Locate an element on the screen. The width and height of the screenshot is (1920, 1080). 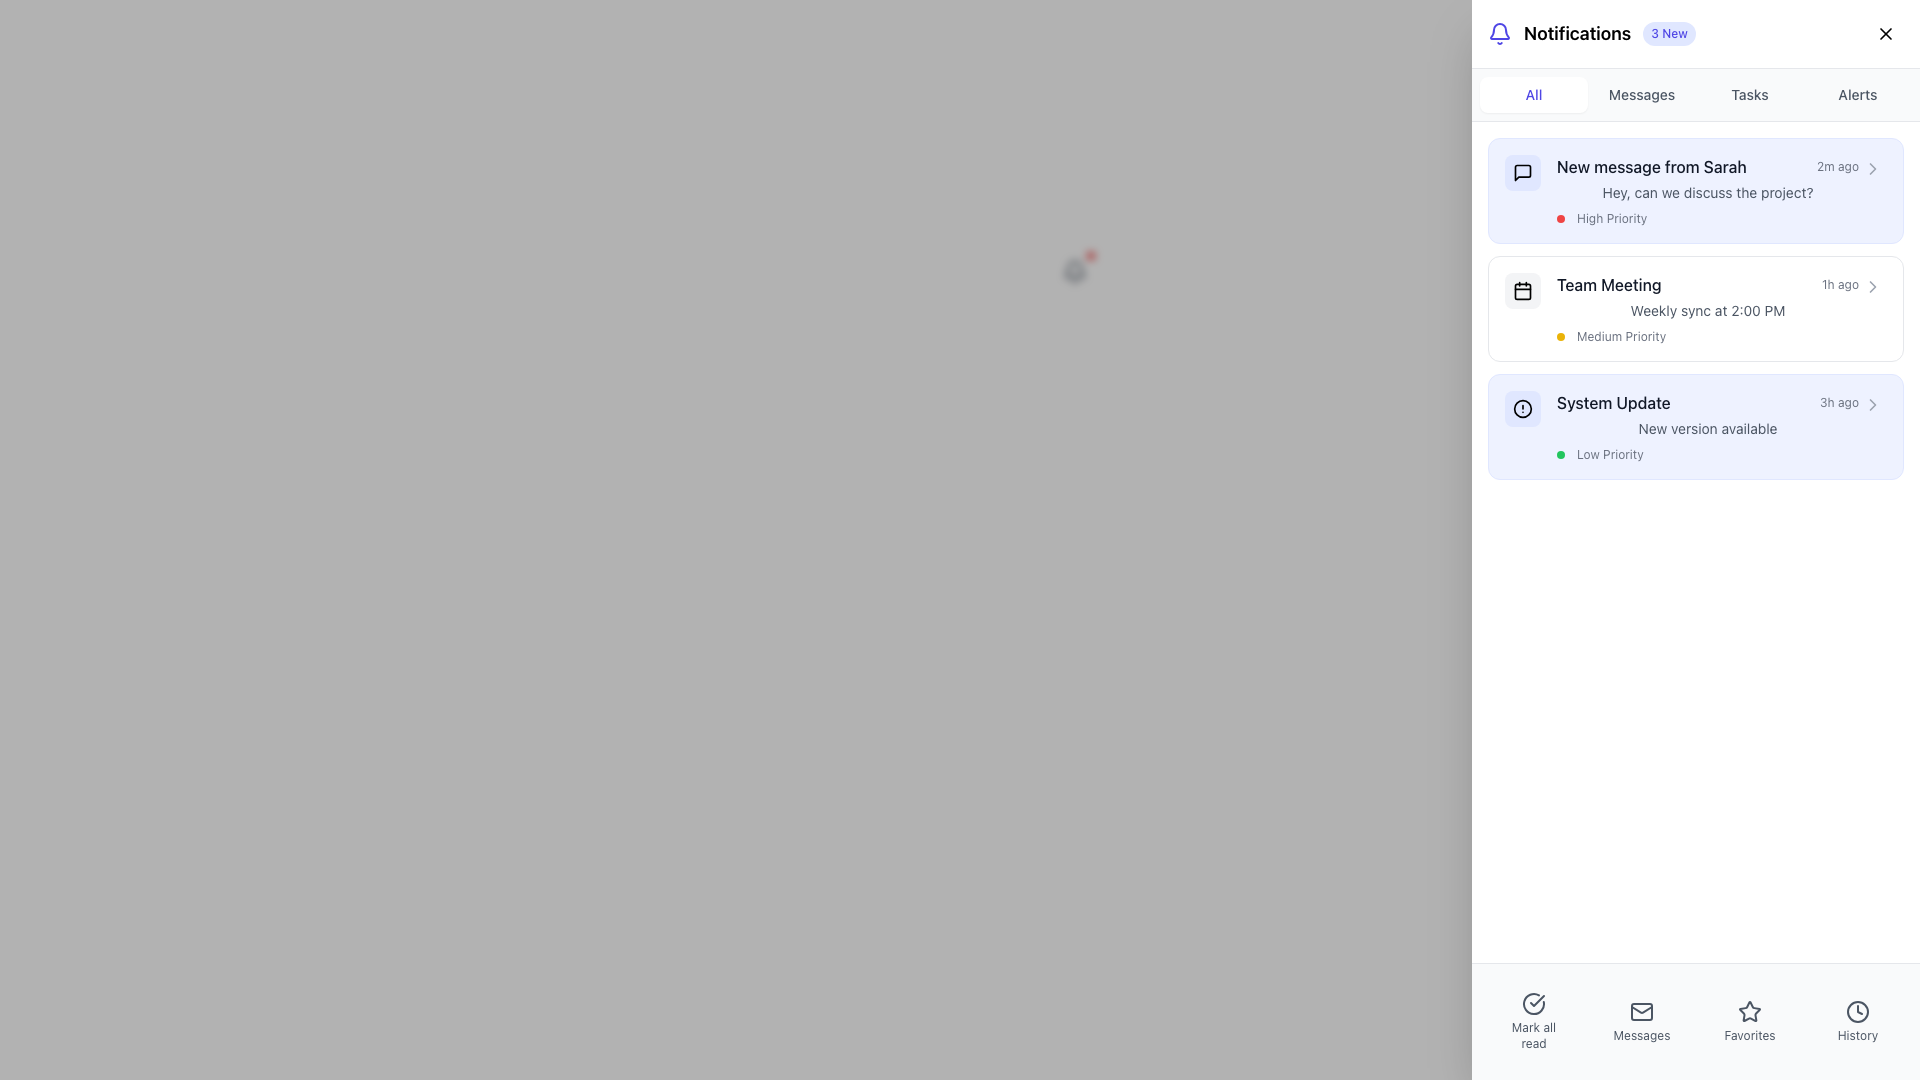
the 'Messages' navigation button, which is the second of four icons at the bottom of the interface, flanked by 'Mark all read' on the left and 'Favorites' on the right is located at coordinates (1641, 1022).